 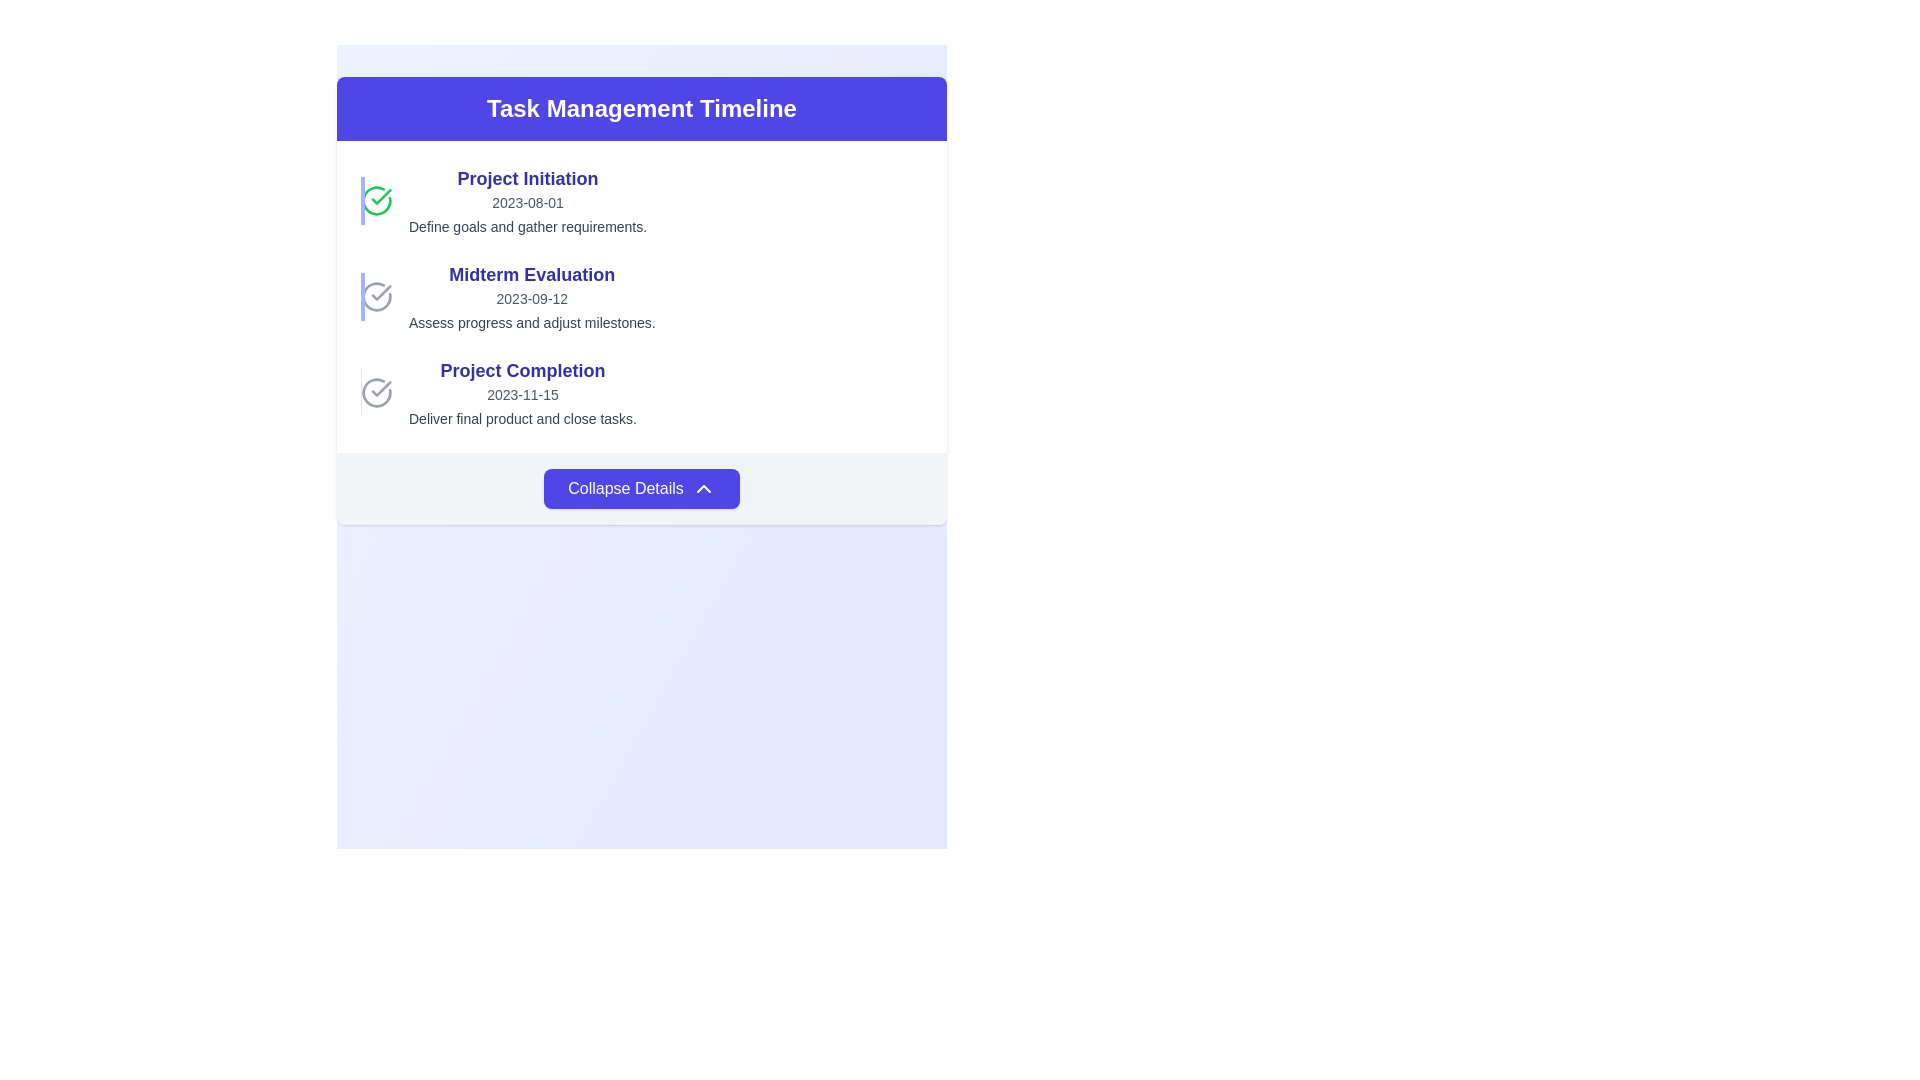 I want to click on the text label displaying 'Midterm Evaluation' which is bold, highlighted, and indigo in color, located within a grouped layout, so click(x=532, y=274).